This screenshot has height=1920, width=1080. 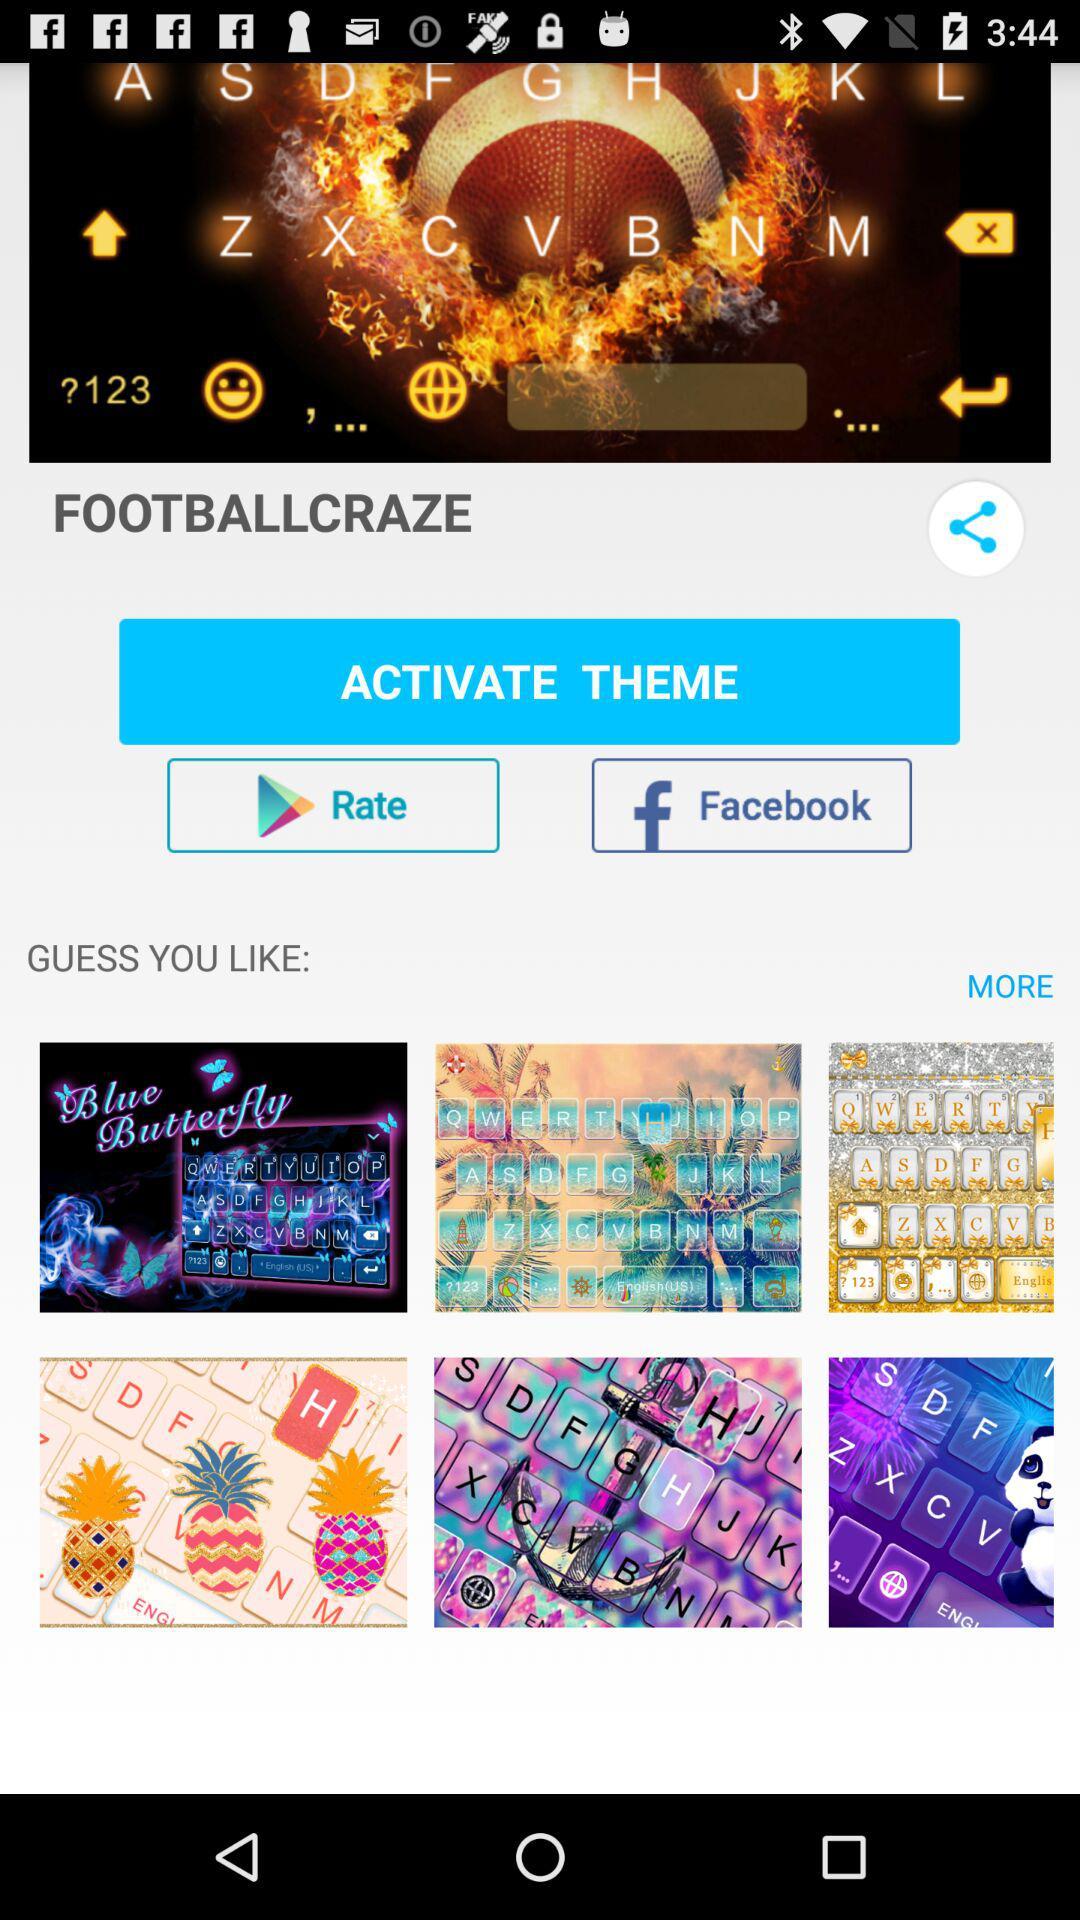 I want to click on open app advertisement, so click(x=223, y=1492).